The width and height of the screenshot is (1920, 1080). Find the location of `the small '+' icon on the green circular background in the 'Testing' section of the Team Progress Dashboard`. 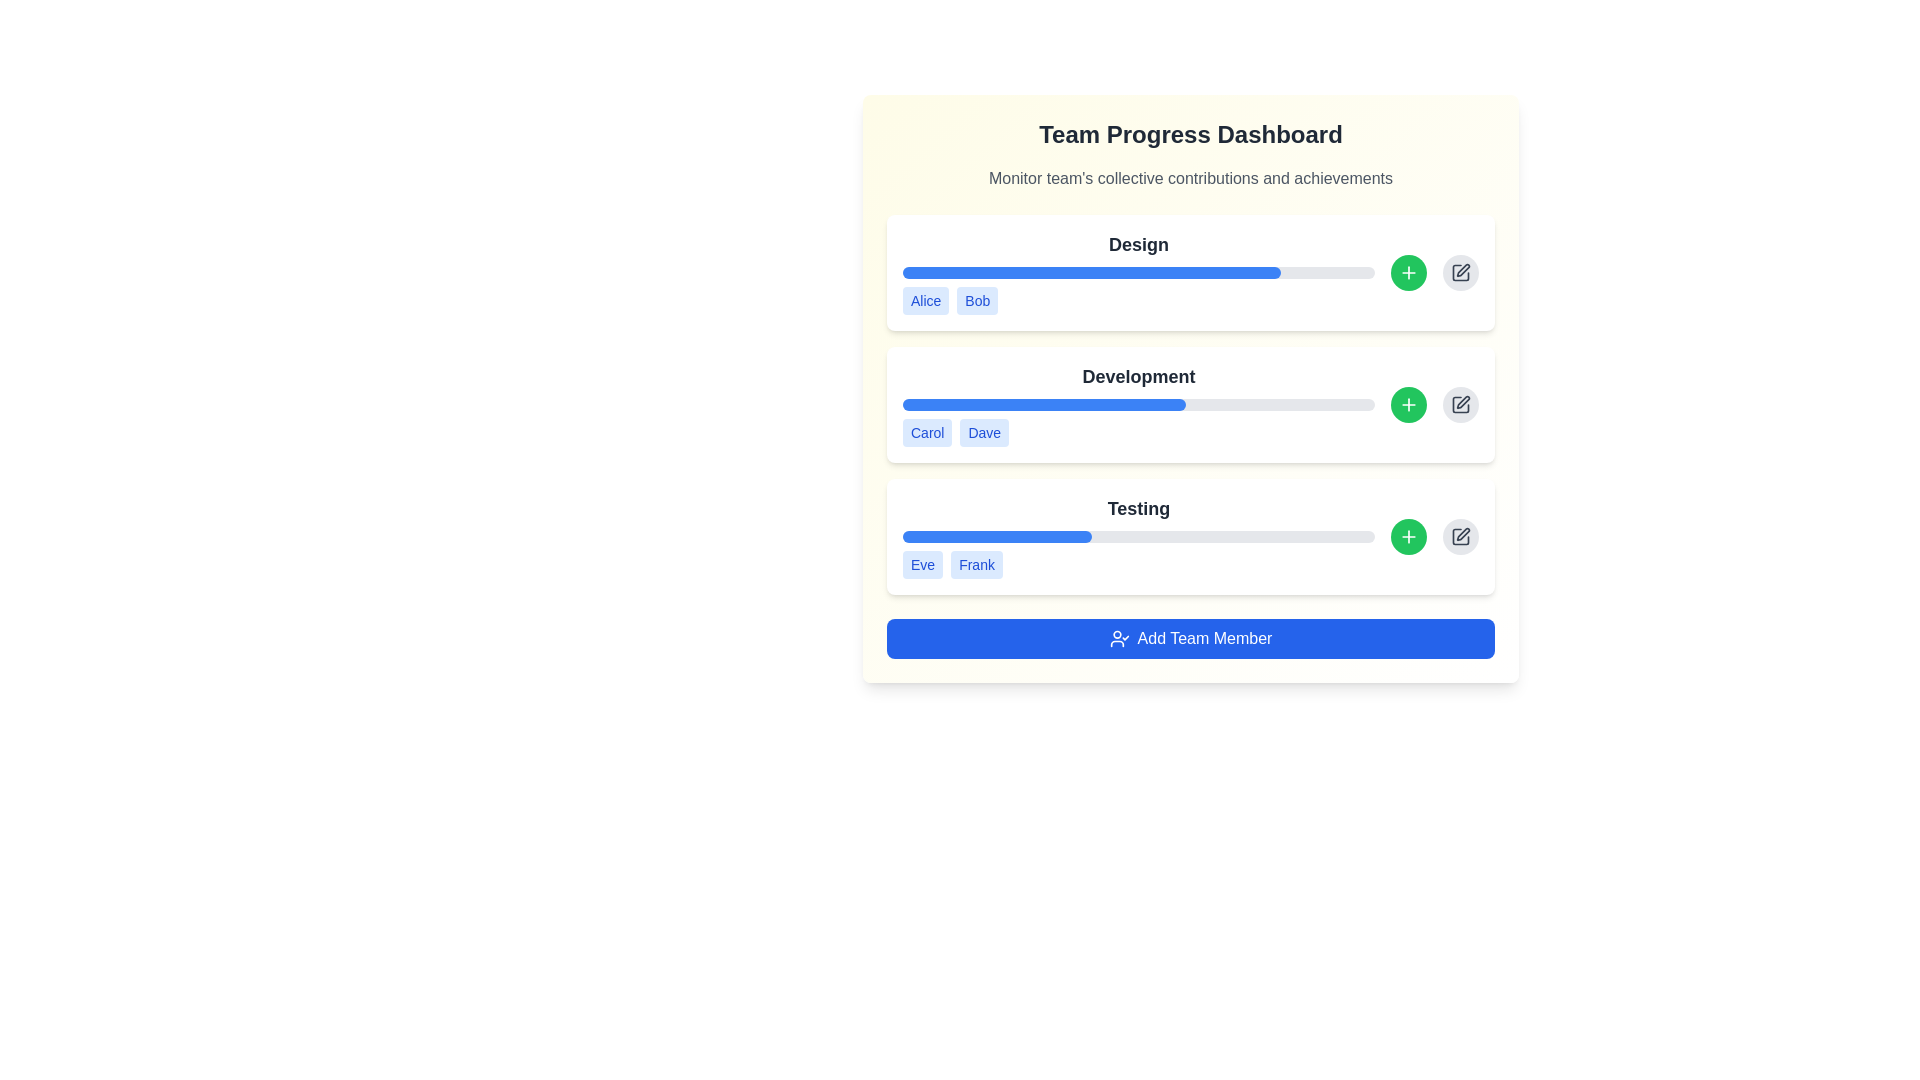

the small '+' icon on the green circular background in the 'Testing' section of the Team Progress Dashboard is located at coordinates (1408, 535).